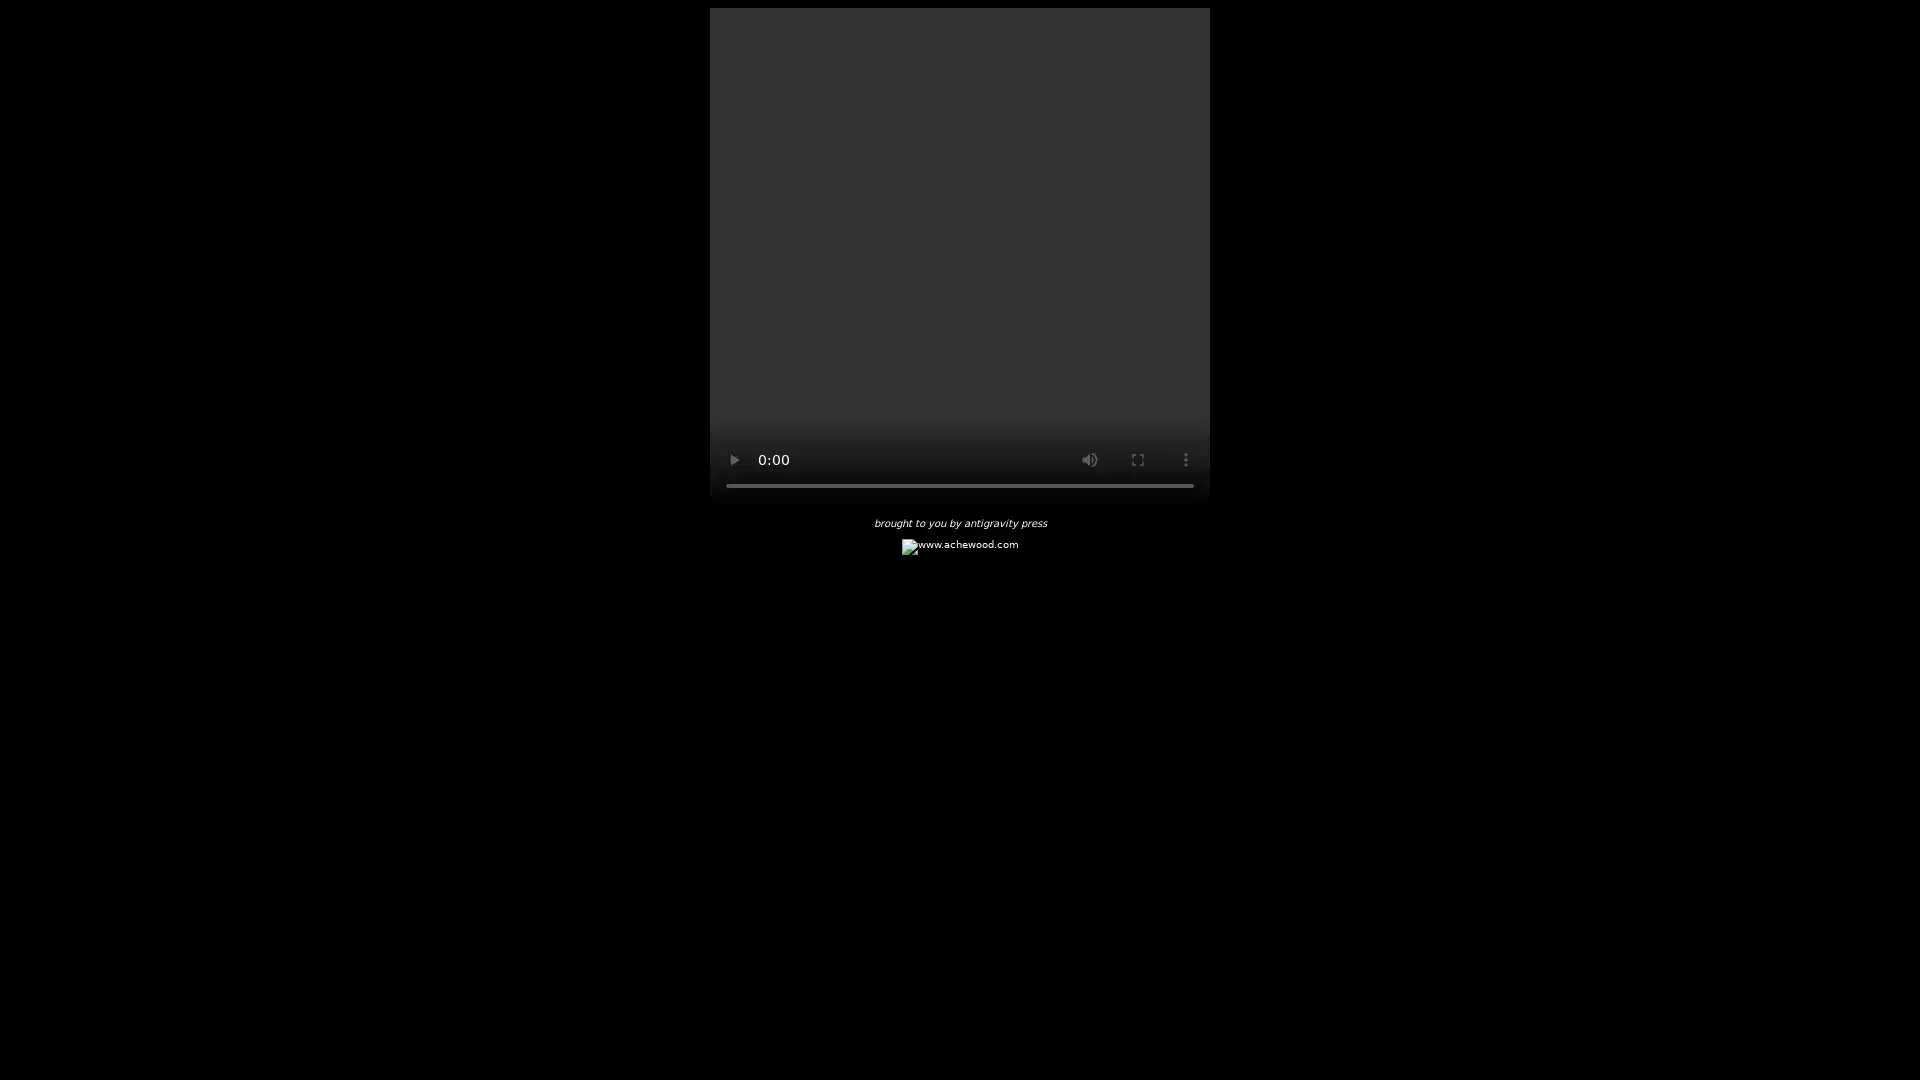 Image resolution: width=1920 pixels, height=1080 pixels. Describe the element at coordinates (1137, 459) in the screenshot. I see `enter full screen` at that location.